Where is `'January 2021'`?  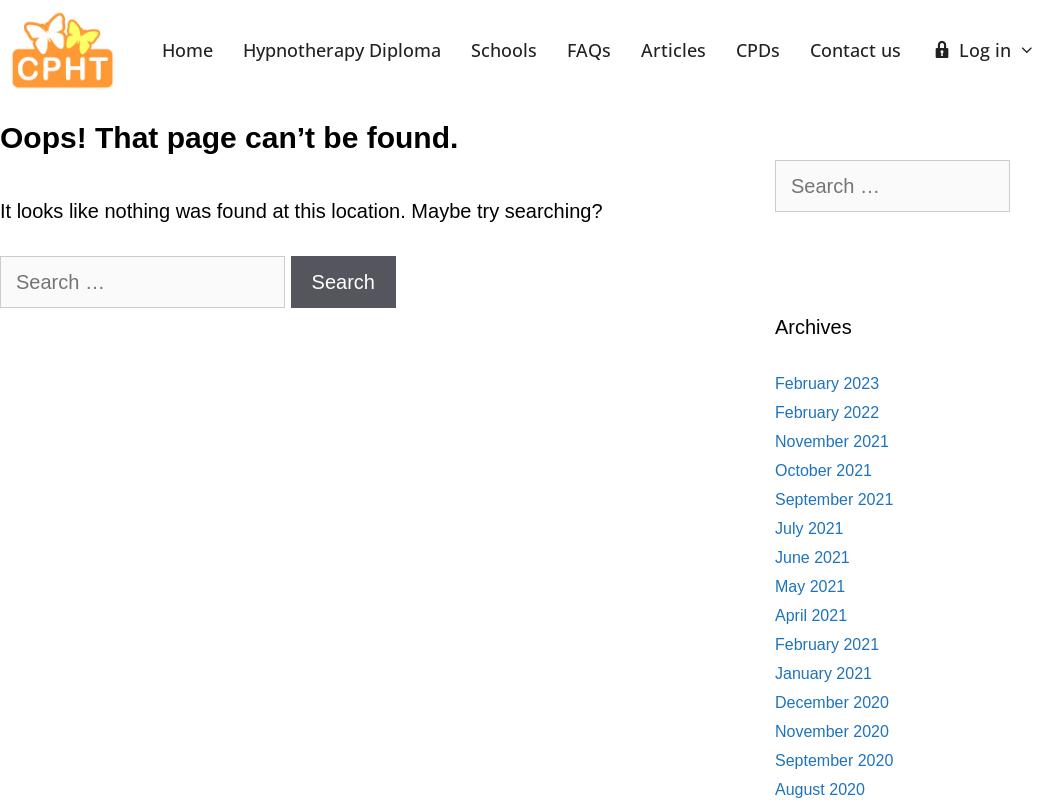
'January 2021' is located at coordinates (821, 673).